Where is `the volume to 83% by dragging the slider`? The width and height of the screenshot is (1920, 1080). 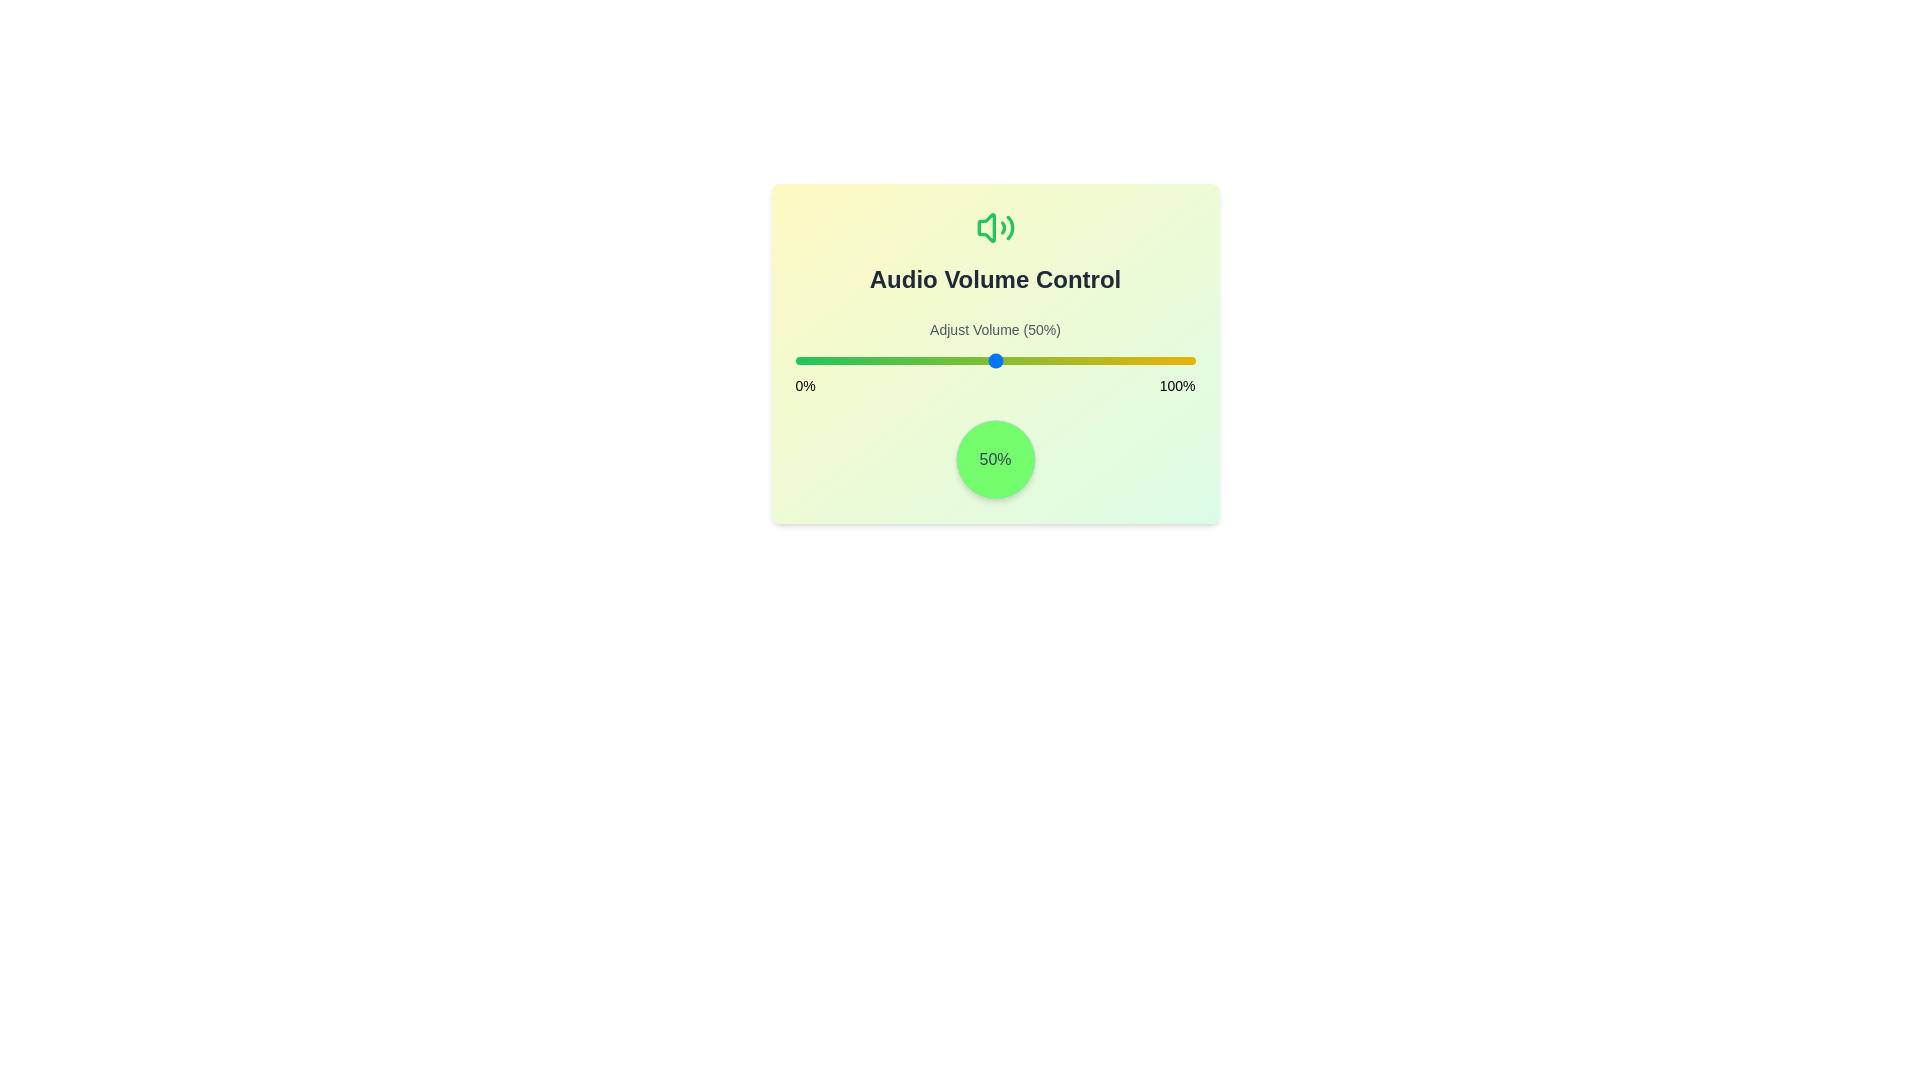
the volume to 83% by dragging the slider is located at coordinates (1127, 361).